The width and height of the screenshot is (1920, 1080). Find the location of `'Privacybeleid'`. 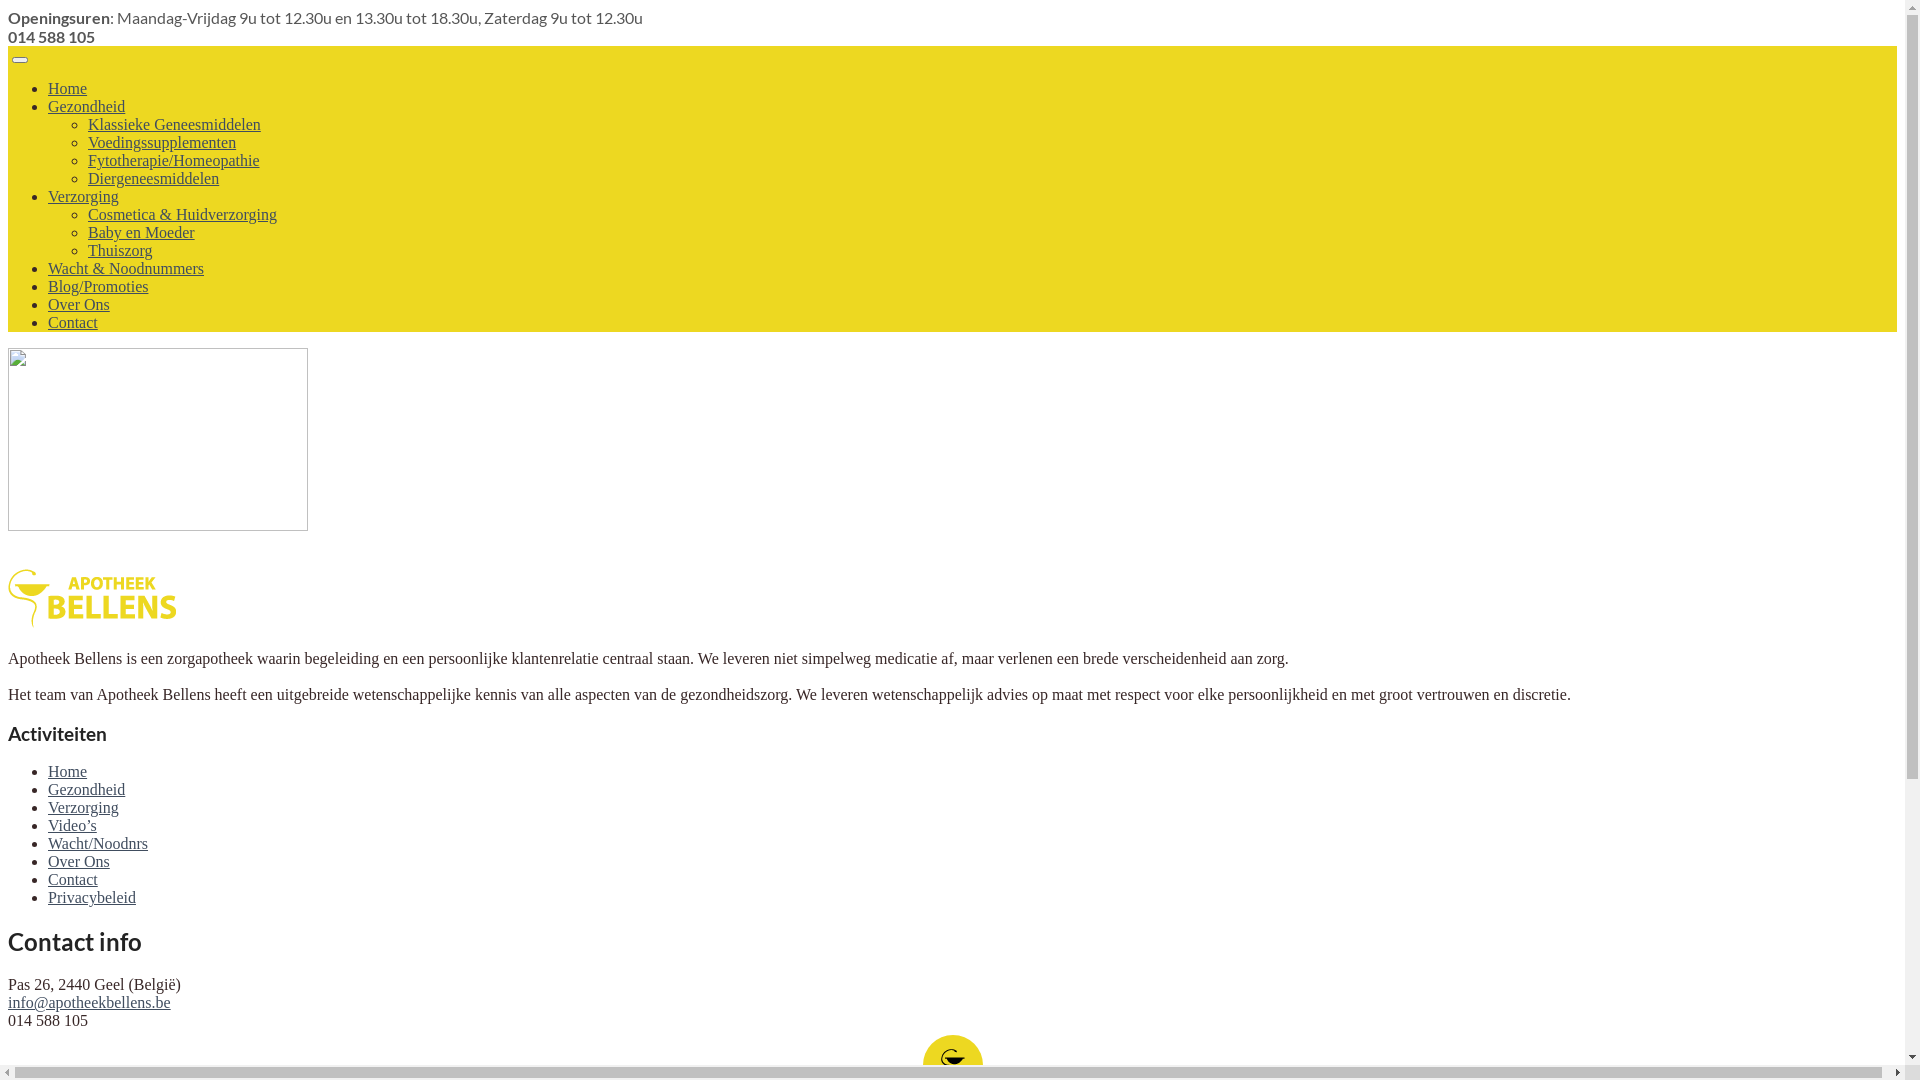

'Privacybeleid' is located at coordinates (90, 896).